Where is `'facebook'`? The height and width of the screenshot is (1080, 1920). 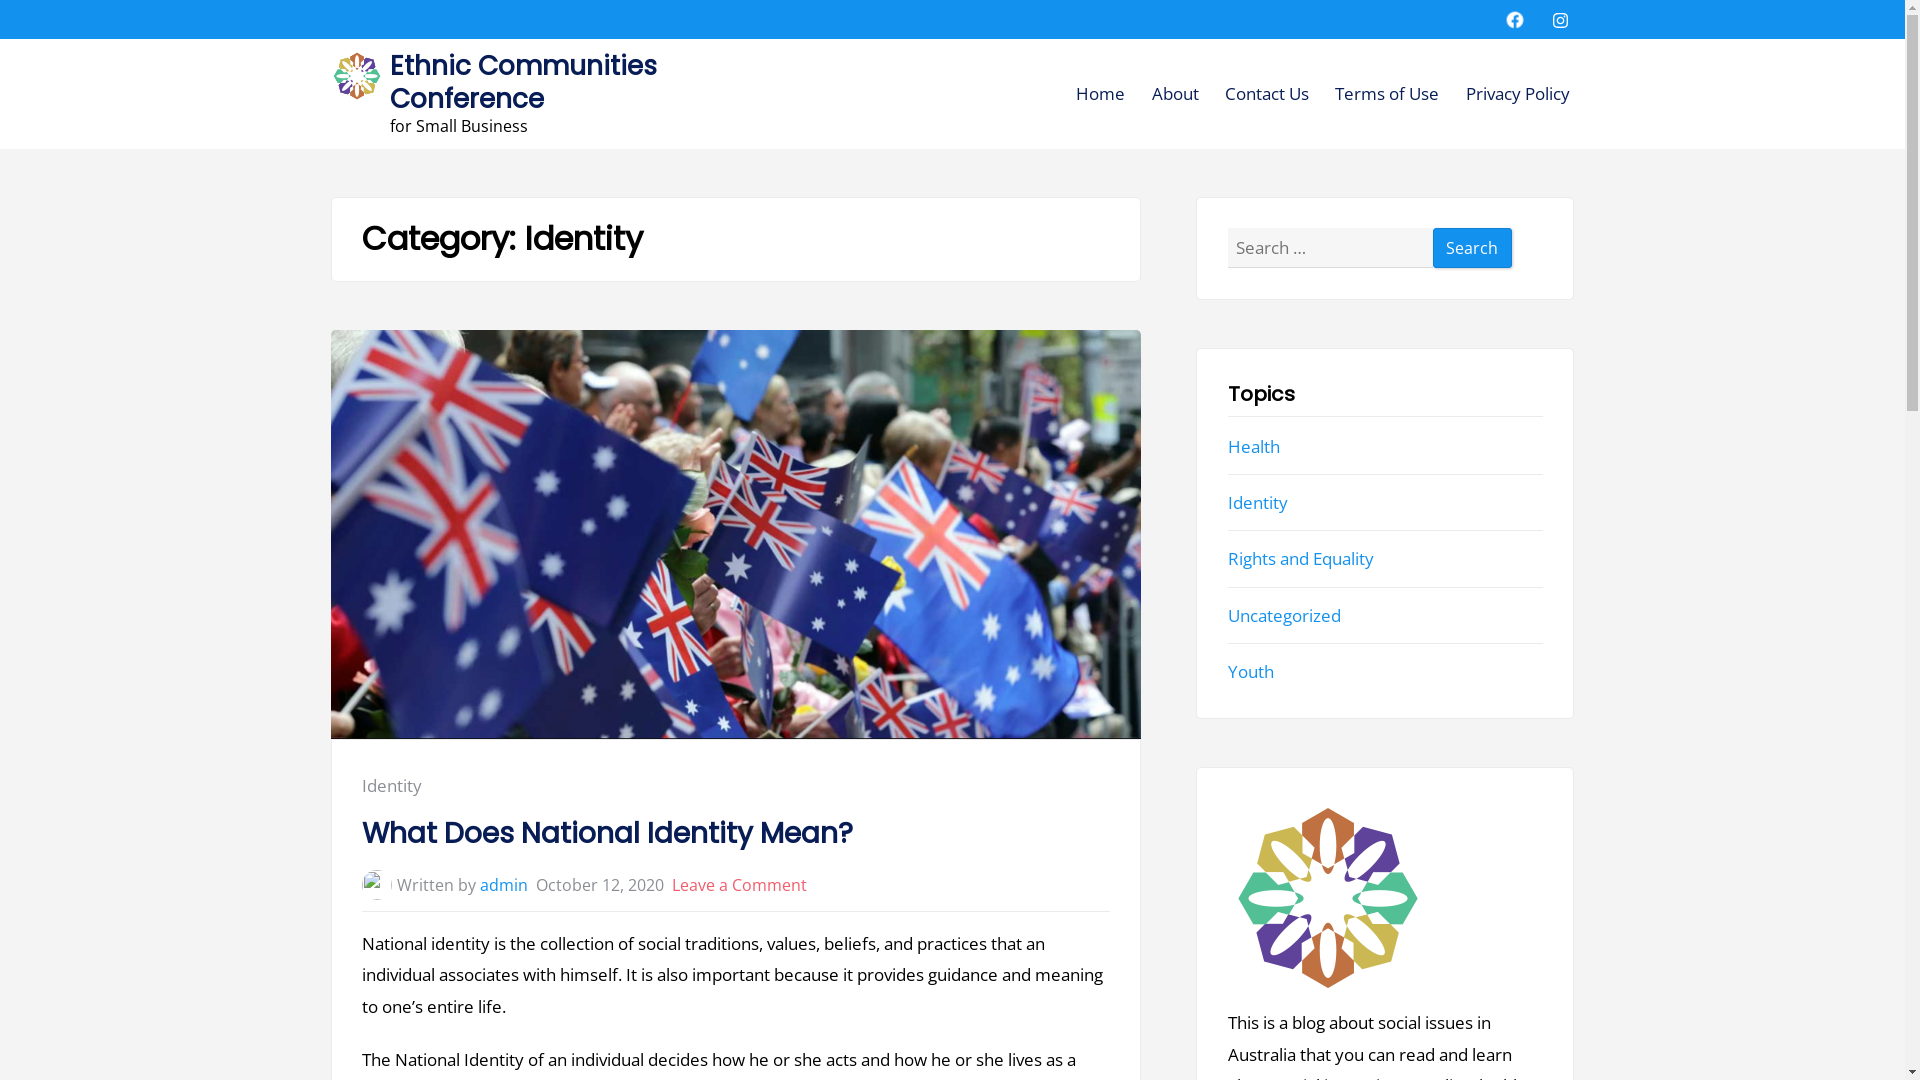
'facebook' is located at coordinates (1515, 19).